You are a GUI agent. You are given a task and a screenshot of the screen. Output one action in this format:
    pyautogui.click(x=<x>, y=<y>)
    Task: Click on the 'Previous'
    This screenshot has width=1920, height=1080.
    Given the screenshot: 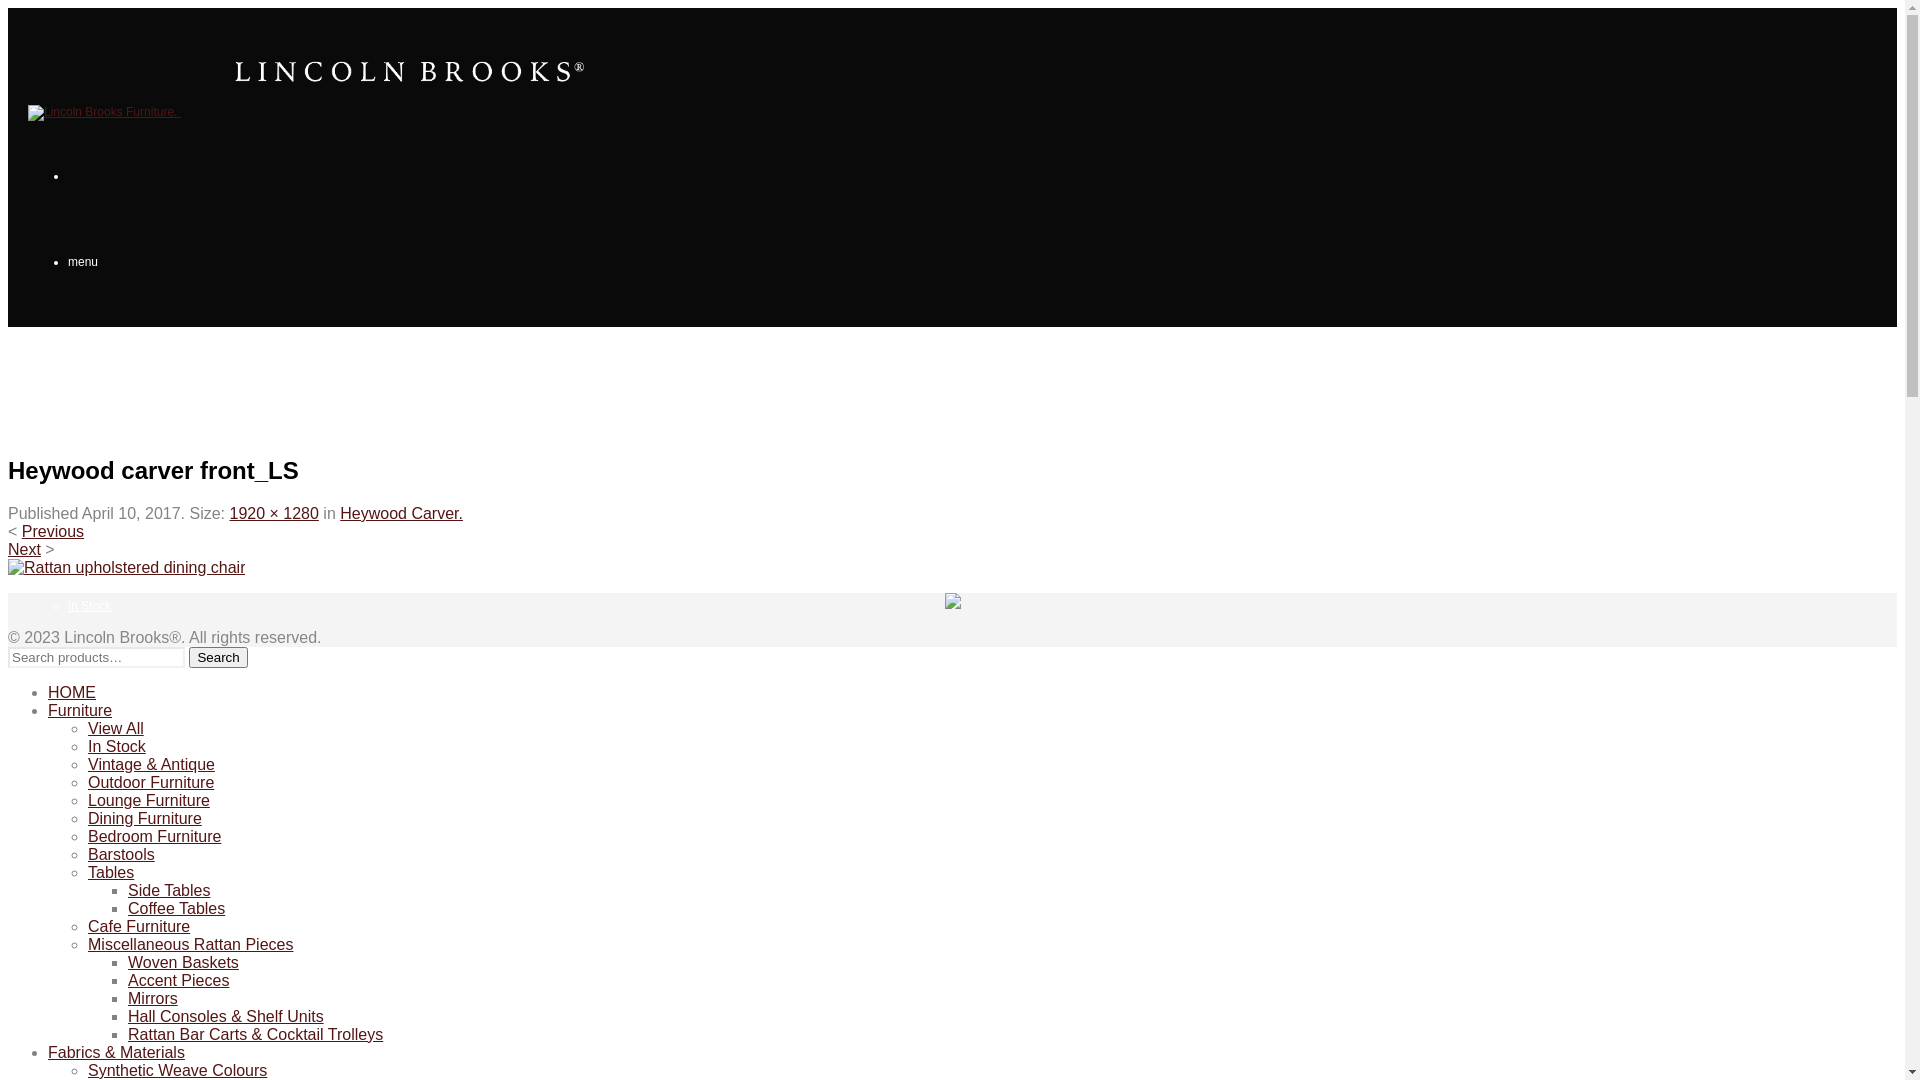 What is the action you would take?
    pyautogui.click(x=52, y=530)
    